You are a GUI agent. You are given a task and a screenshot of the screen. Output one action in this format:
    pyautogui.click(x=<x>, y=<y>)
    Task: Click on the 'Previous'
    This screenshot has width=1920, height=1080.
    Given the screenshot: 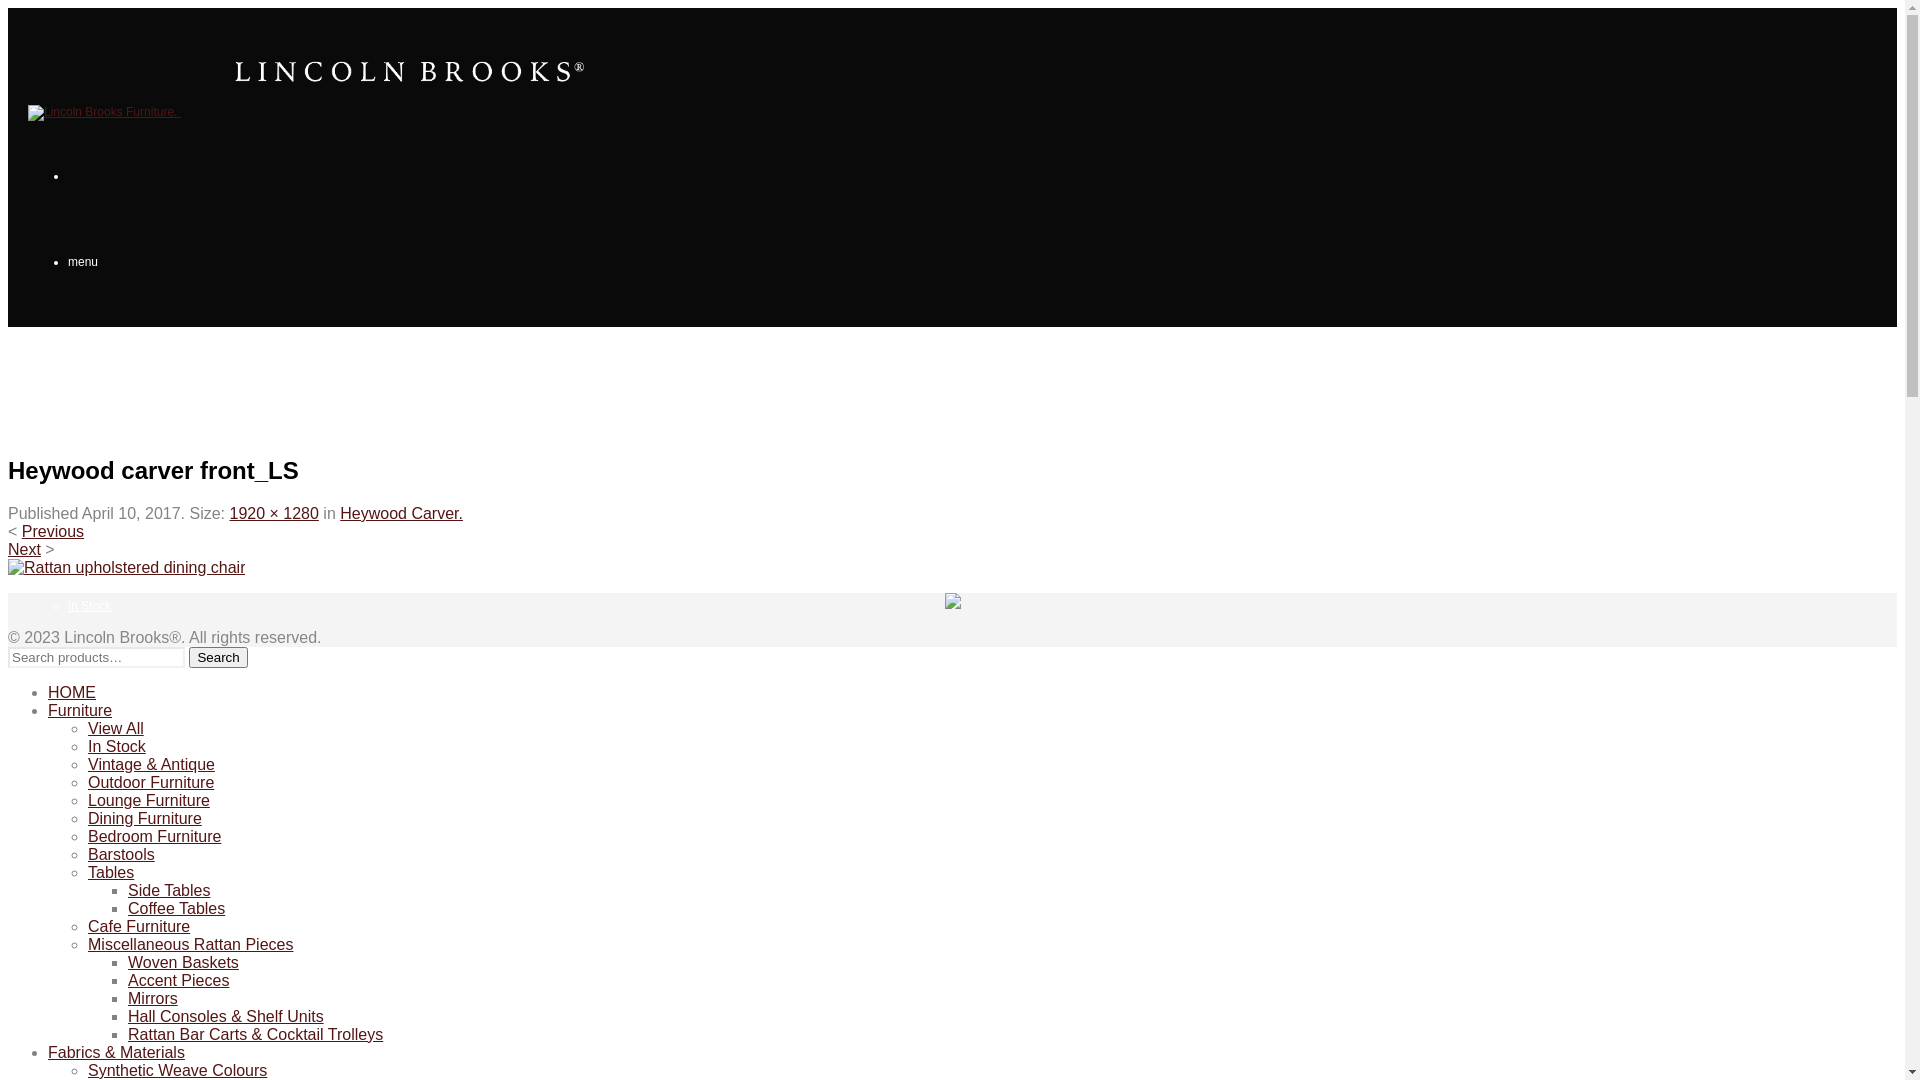 What is the action you would take?
    pyautogui.click(x=52, y=530)
    